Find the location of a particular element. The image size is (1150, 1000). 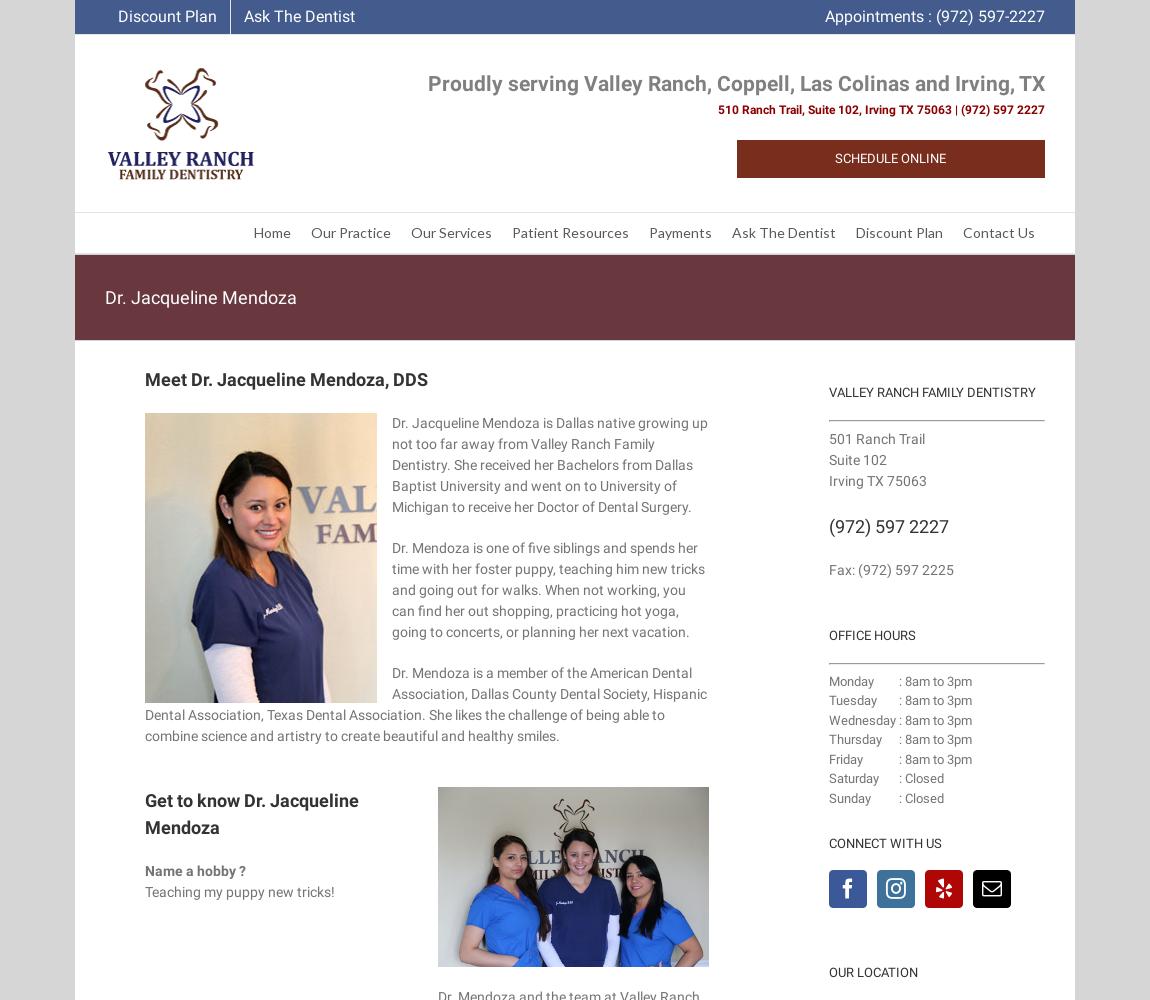

'Veneers' is located at coordinates (623, 426).